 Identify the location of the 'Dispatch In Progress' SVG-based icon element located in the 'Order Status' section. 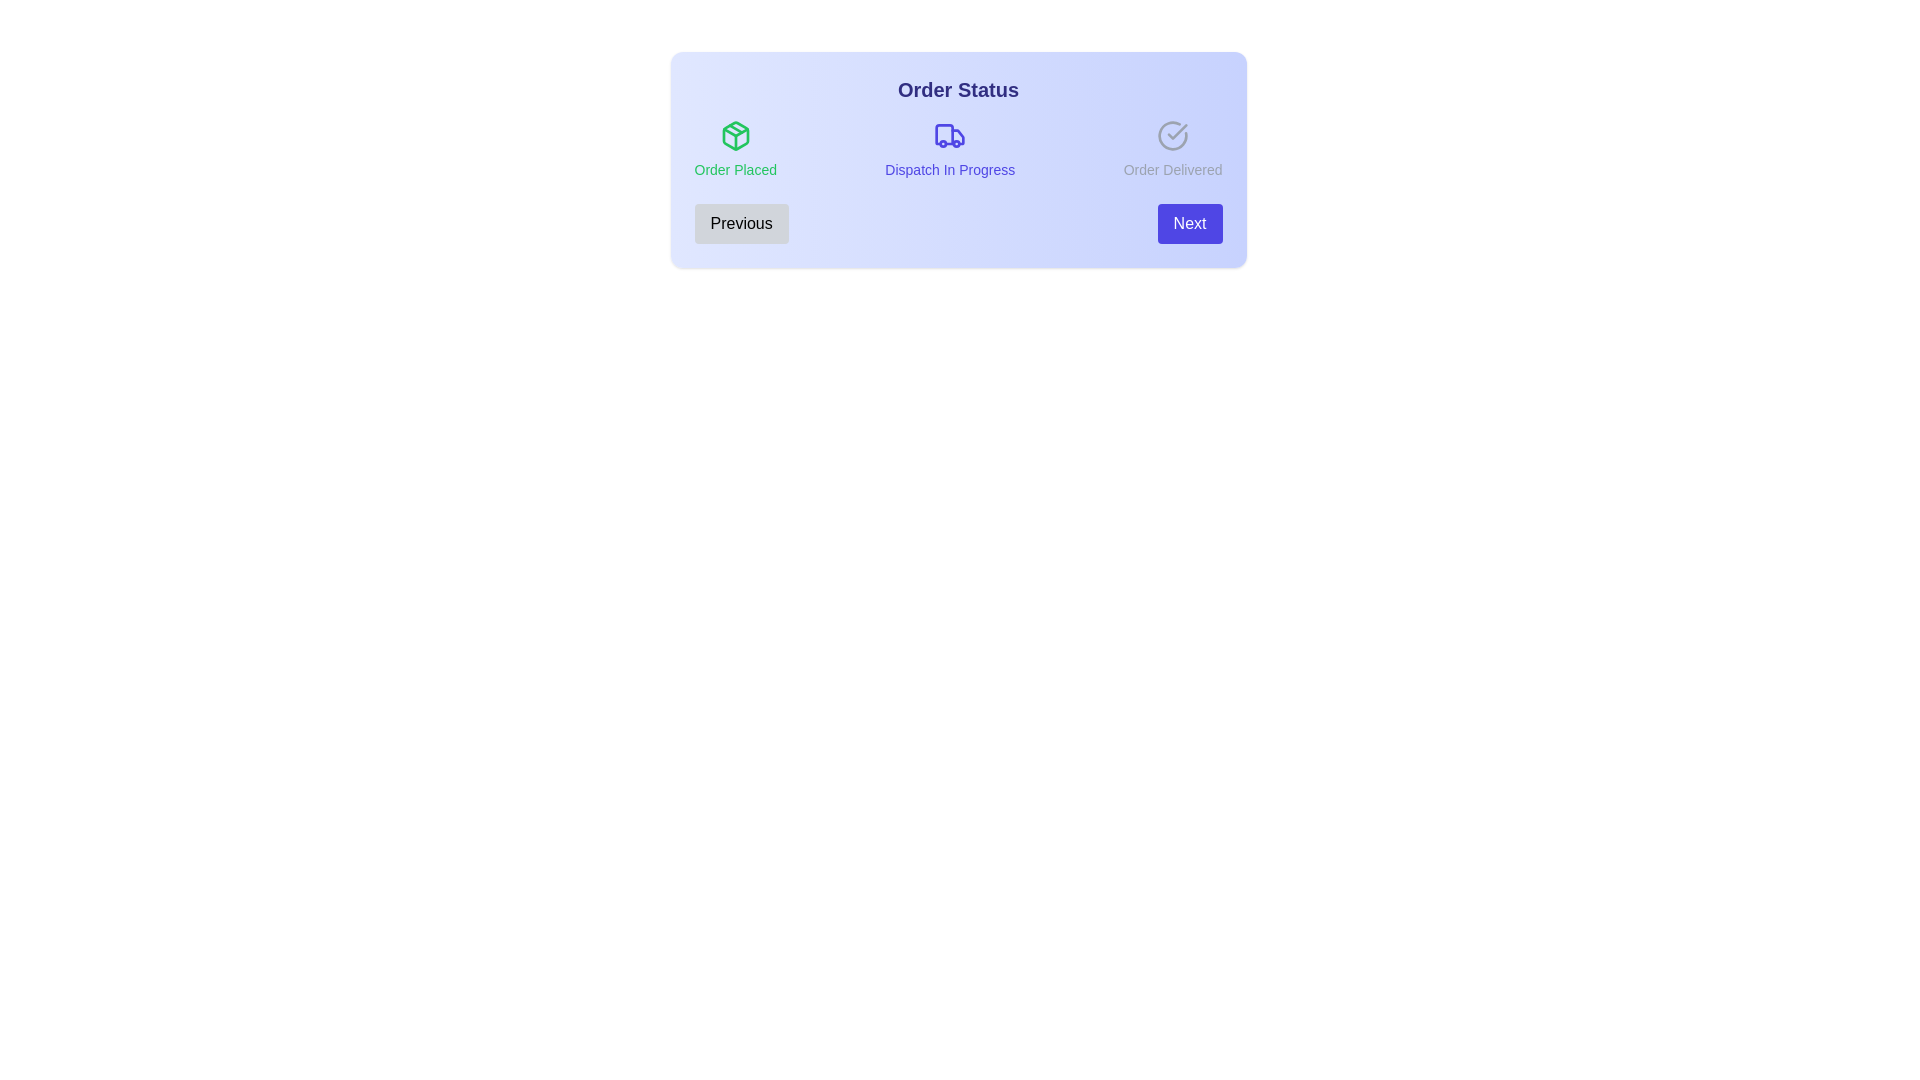
(949, 135).